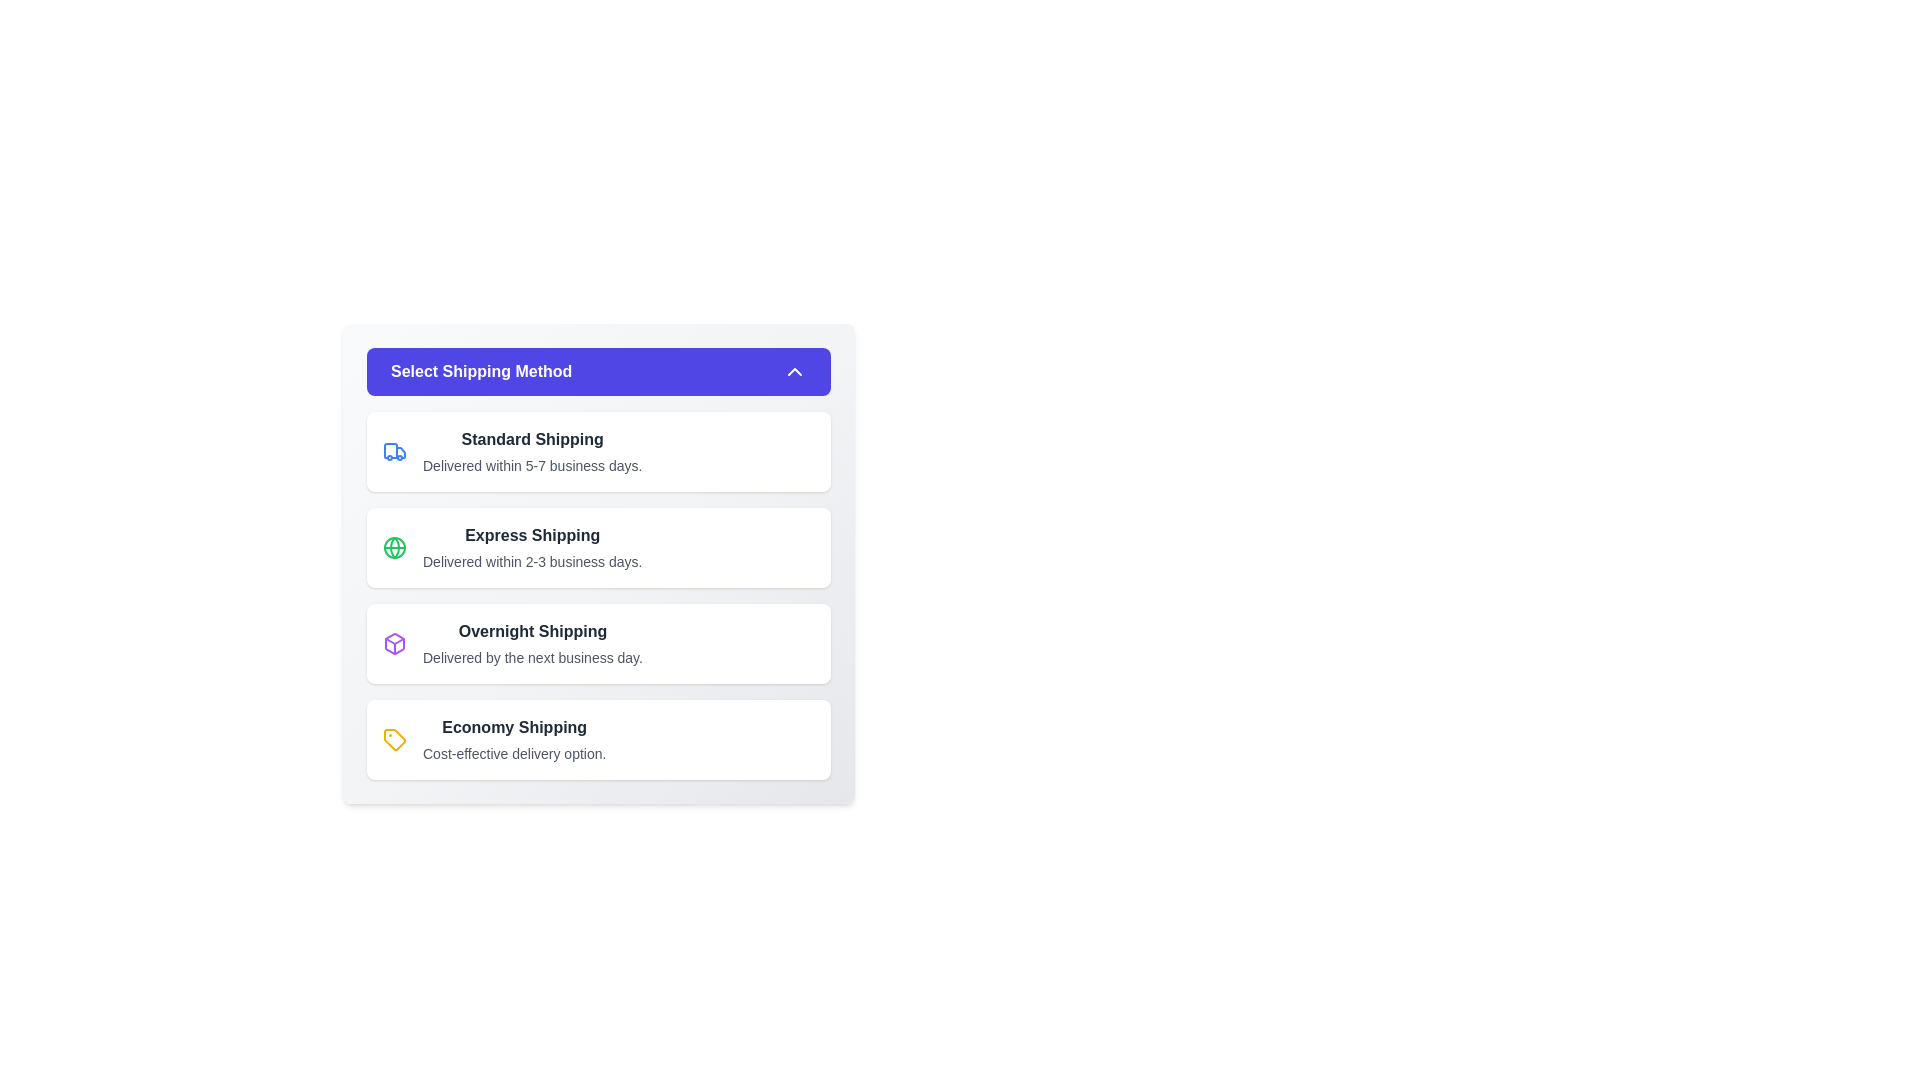 Image resolution: width=1920 pixels, height=1080 pixels. I want to click on the first selectable list item for 'Standard Shipping' to activate the hover animation, so click(598, 451).